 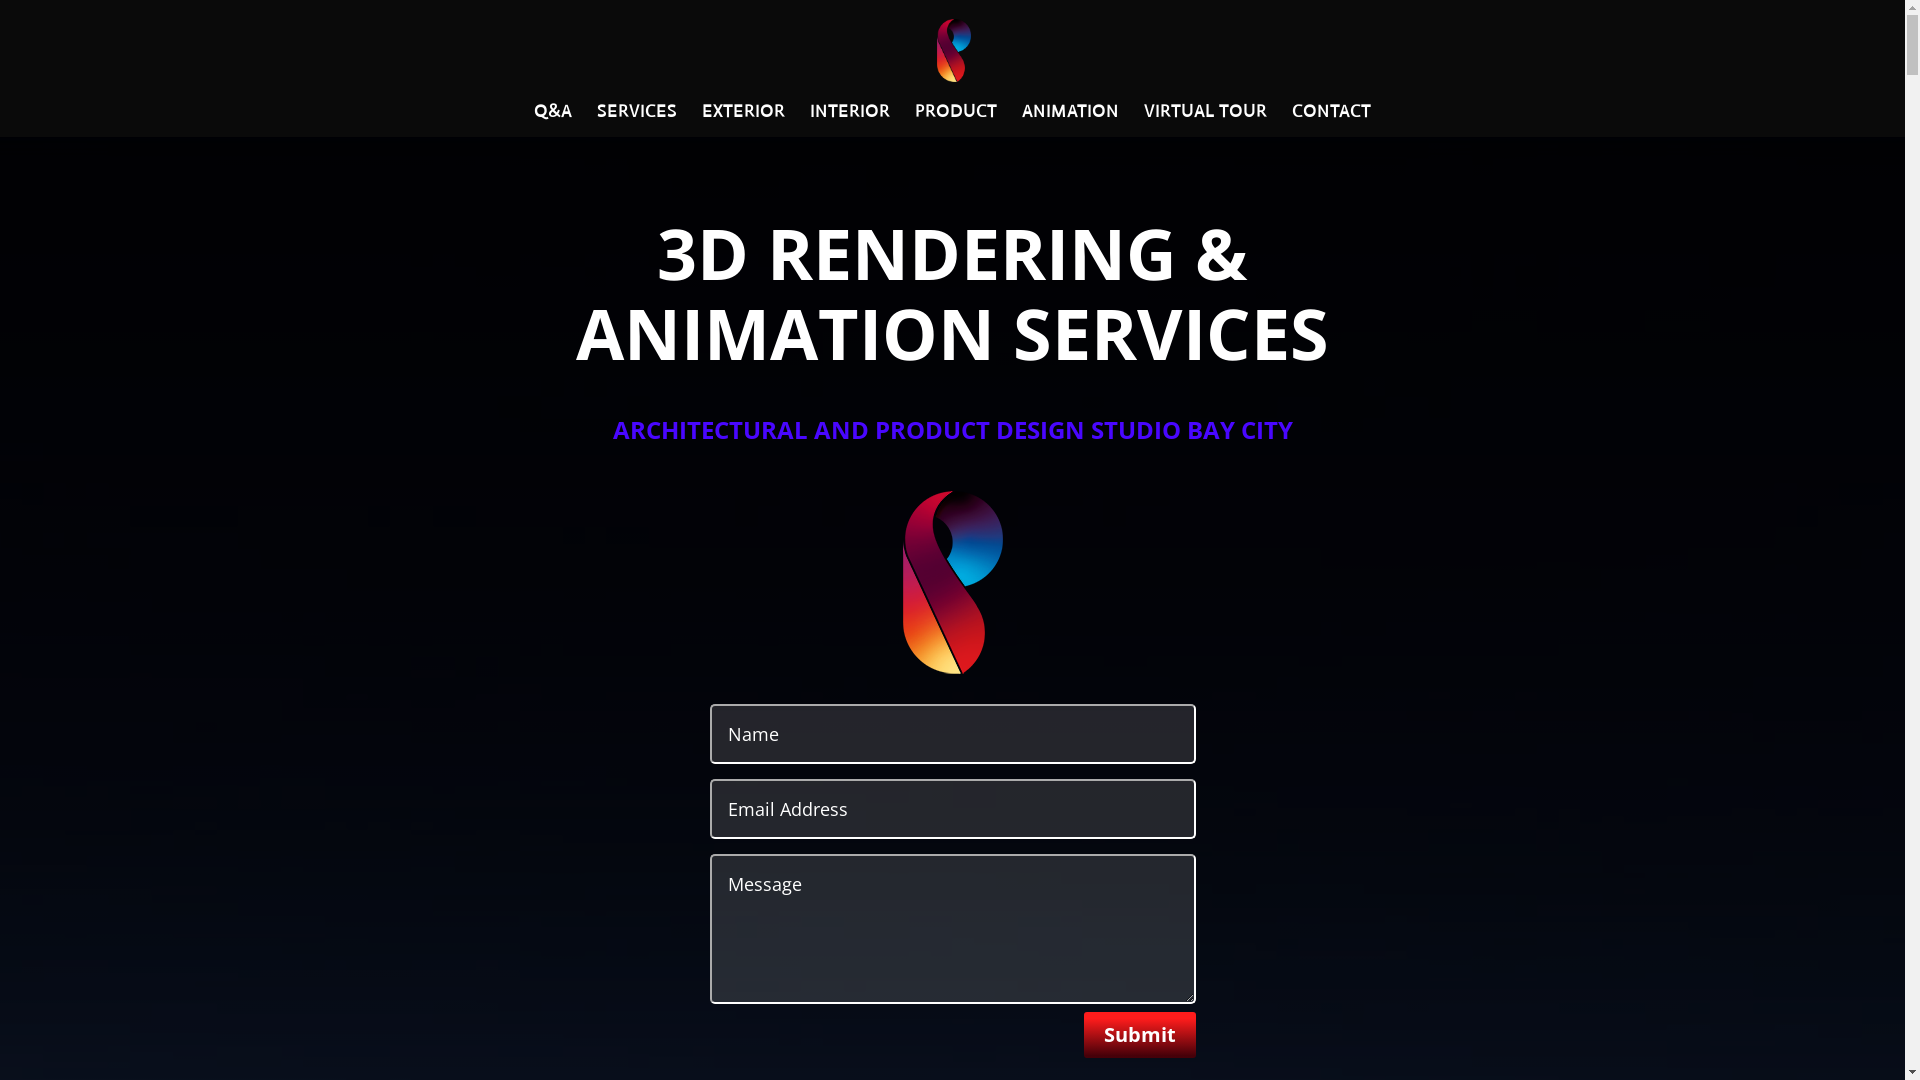 What do you see at coordinates (1140, 1034) in the screenshot?
I see `'Submit'` at bounding box center [1140, 1034].